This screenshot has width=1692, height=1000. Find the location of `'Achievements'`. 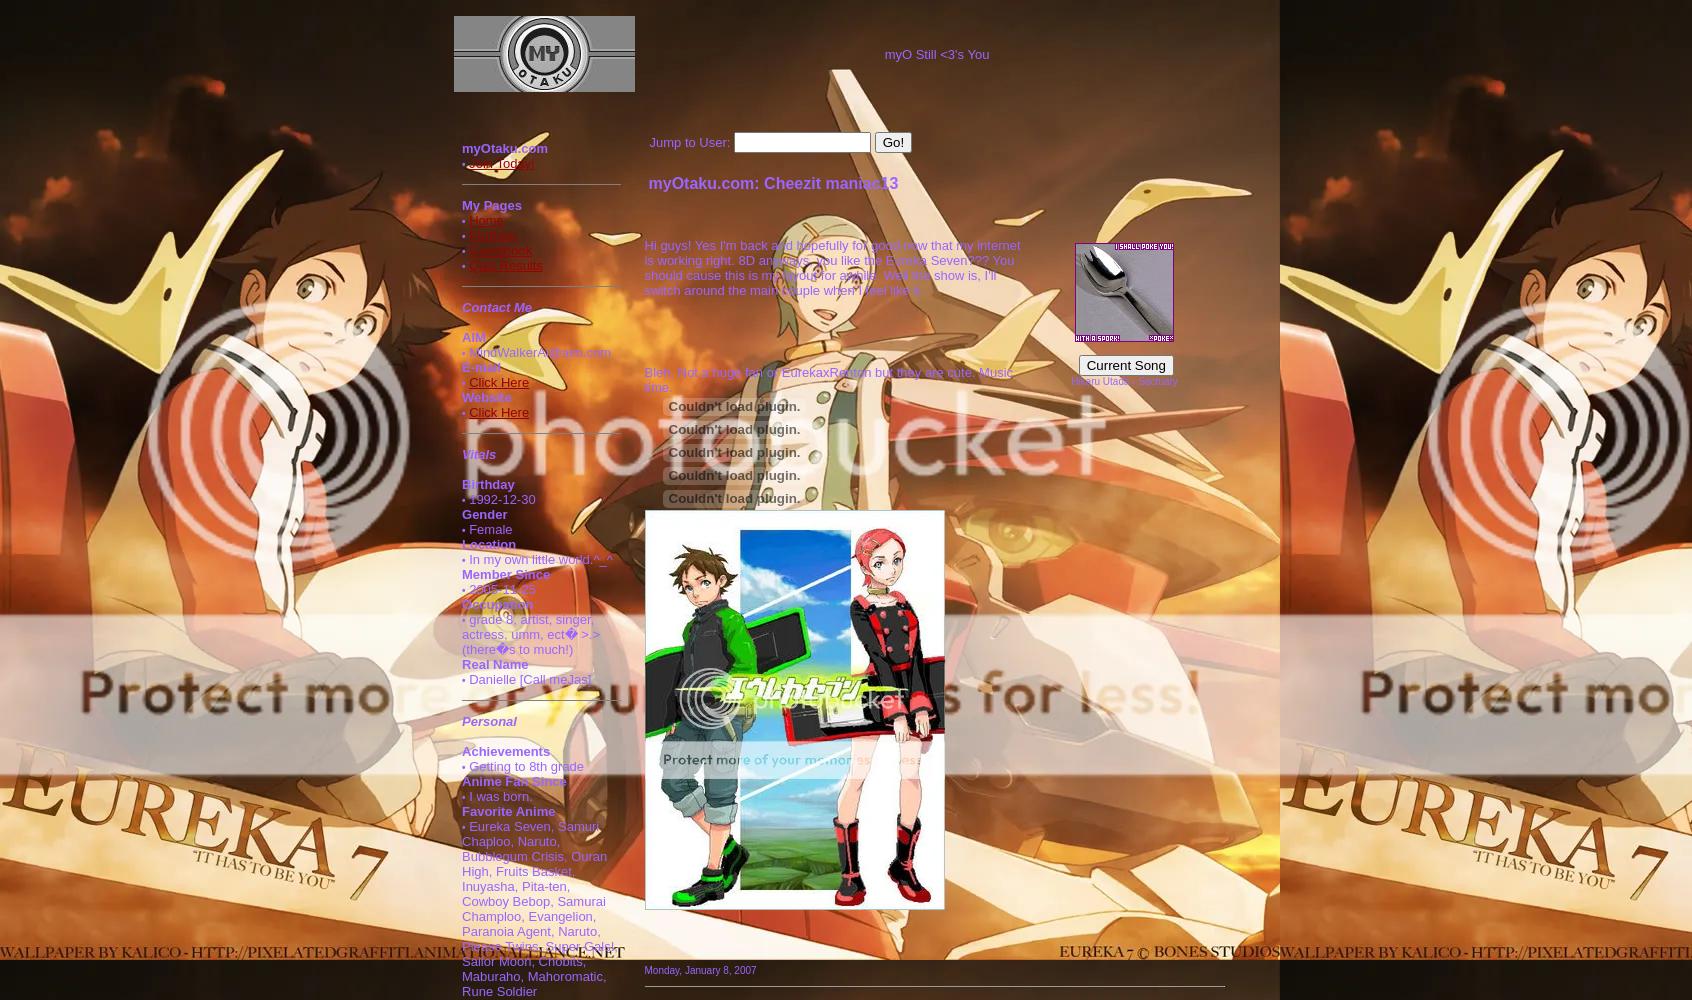

'Achievements' is located at coordinates (506, 751).